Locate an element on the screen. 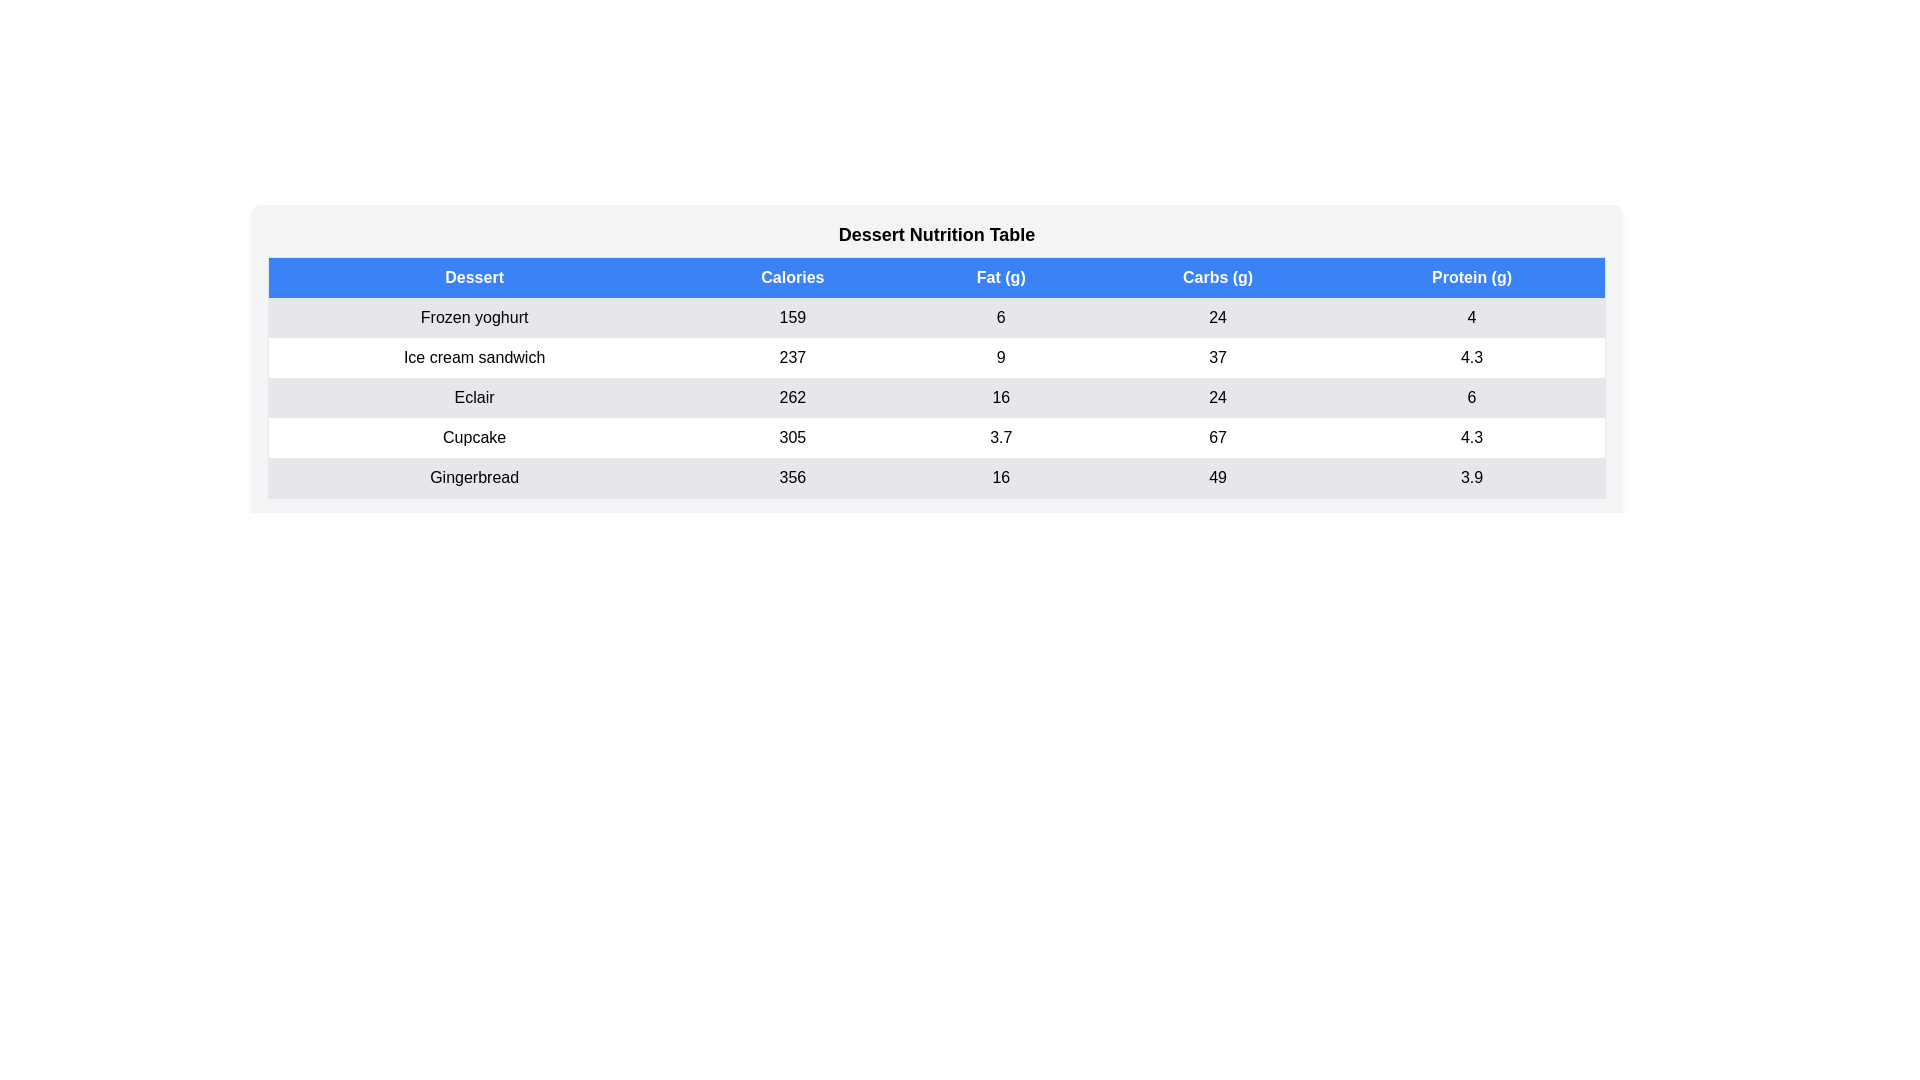  the row corresponding to Eclair is located at coordinates (935, 397).